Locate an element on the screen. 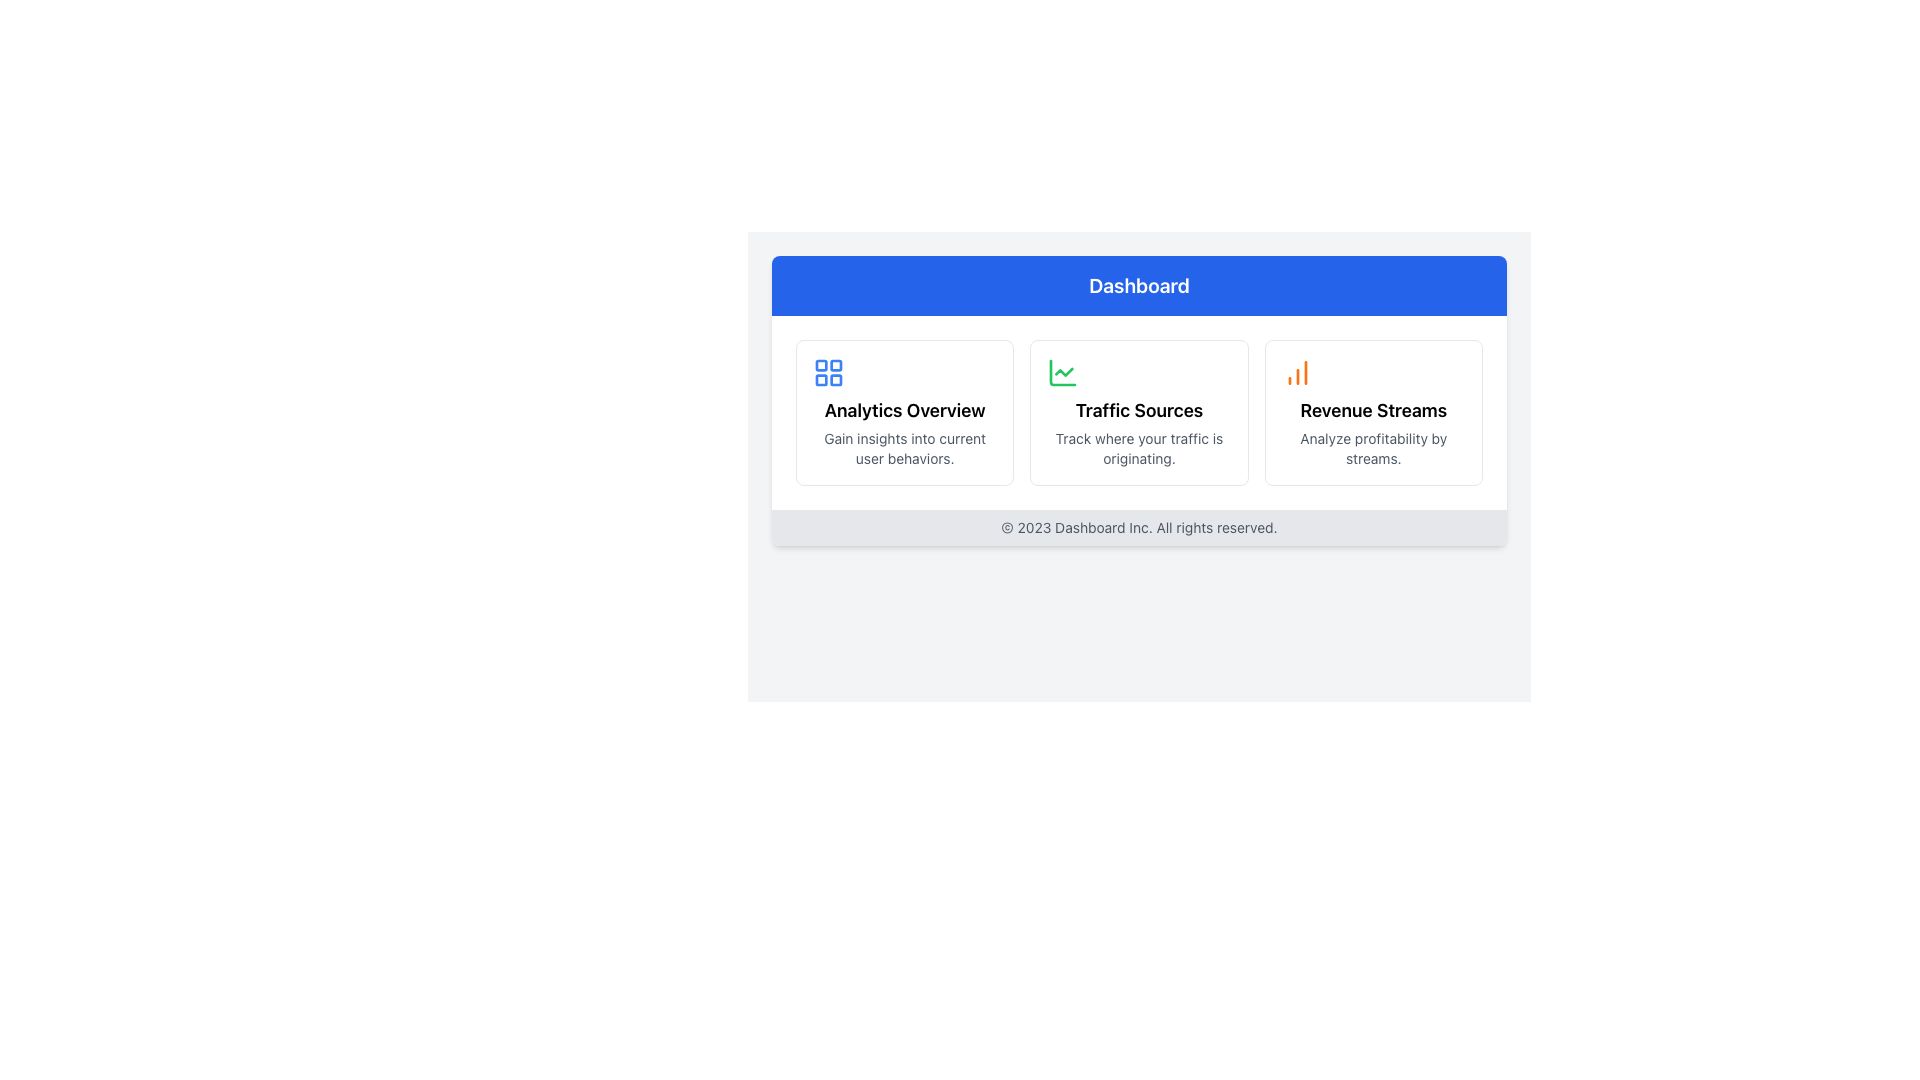 This screenshot has width=1920, height=1080. the 'Analytics Overview' information card, which is the first card in a horizontal grid of three, located to the left of the 'Traffic Sources' and 'Revenue Streams' cards is located at coordinates (904, 411).